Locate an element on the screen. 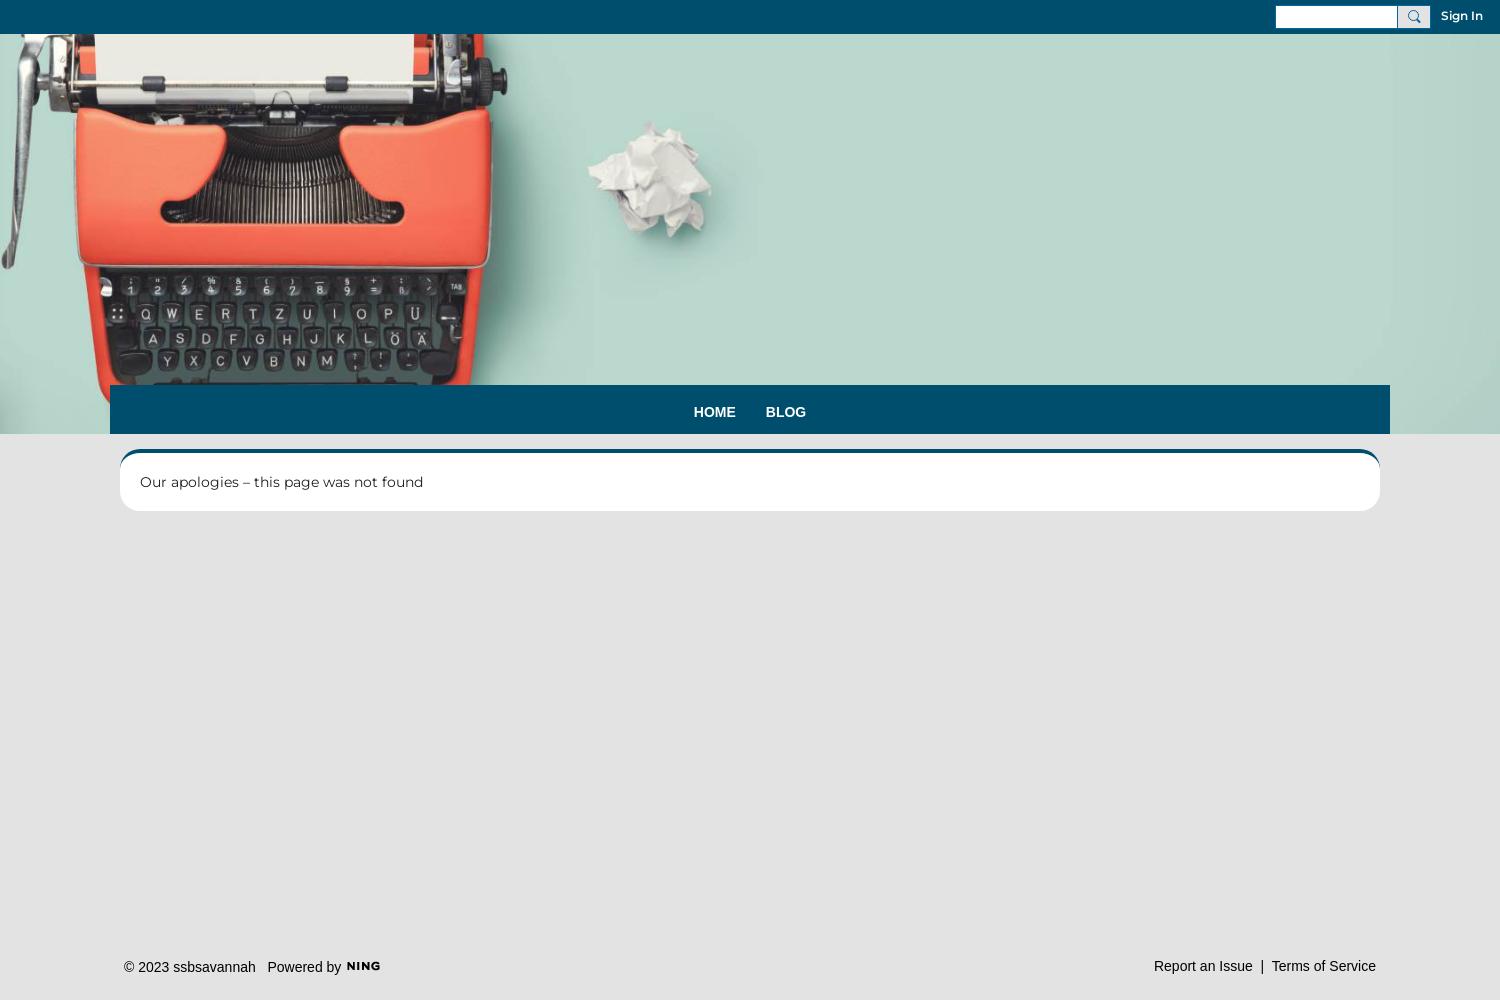 Image resolution: width=1500 pixels, height=1000 pixels. 'Report an Issue' is located at coordinates (1201, 964).